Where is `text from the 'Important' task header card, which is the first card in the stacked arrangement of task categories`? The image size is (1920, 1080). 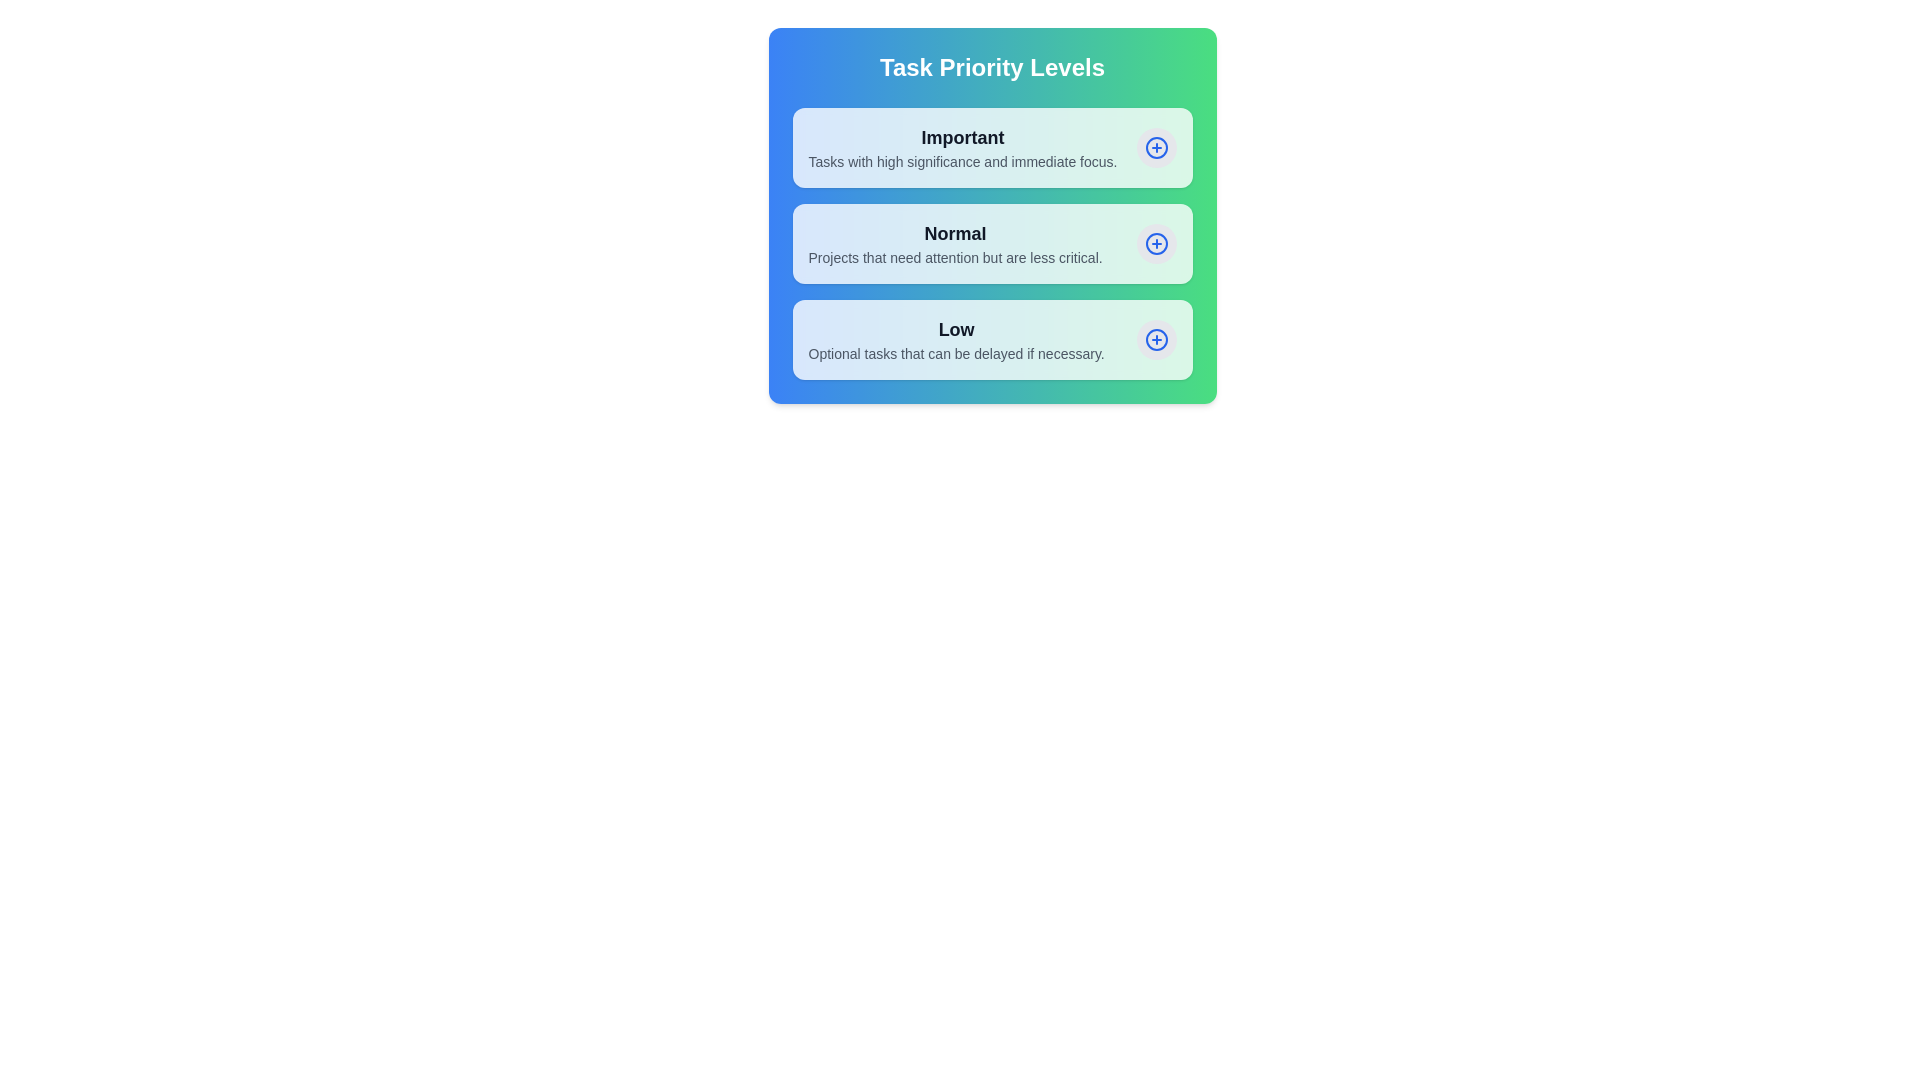
text from the 'Important' task header card, which is the first card in the stacked arrangement of task categories is located at coordinates (992, 146).